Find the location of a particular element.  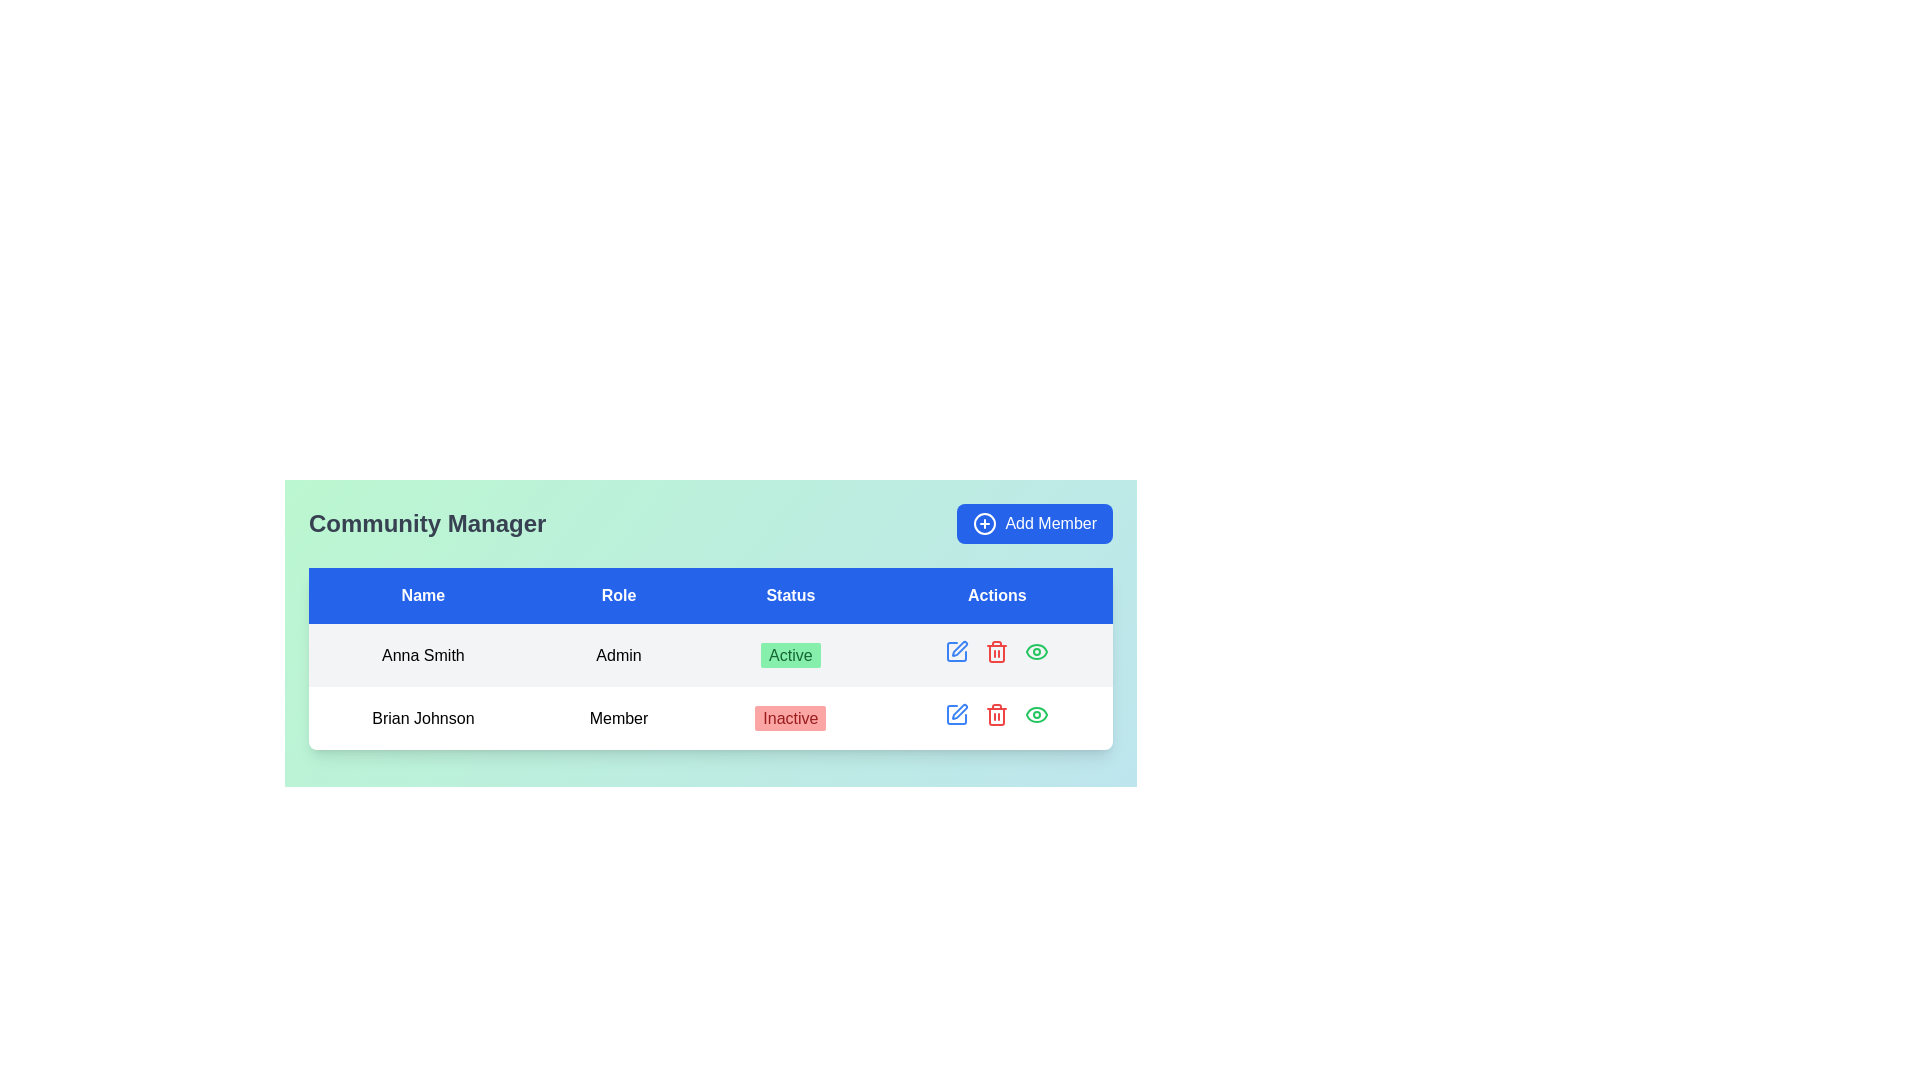

the non-interactive text label that serves as the fourth column header in the table, located to the right of the 'Name', 'Role', and 'Status' headers is located at coordinates (997, 595).